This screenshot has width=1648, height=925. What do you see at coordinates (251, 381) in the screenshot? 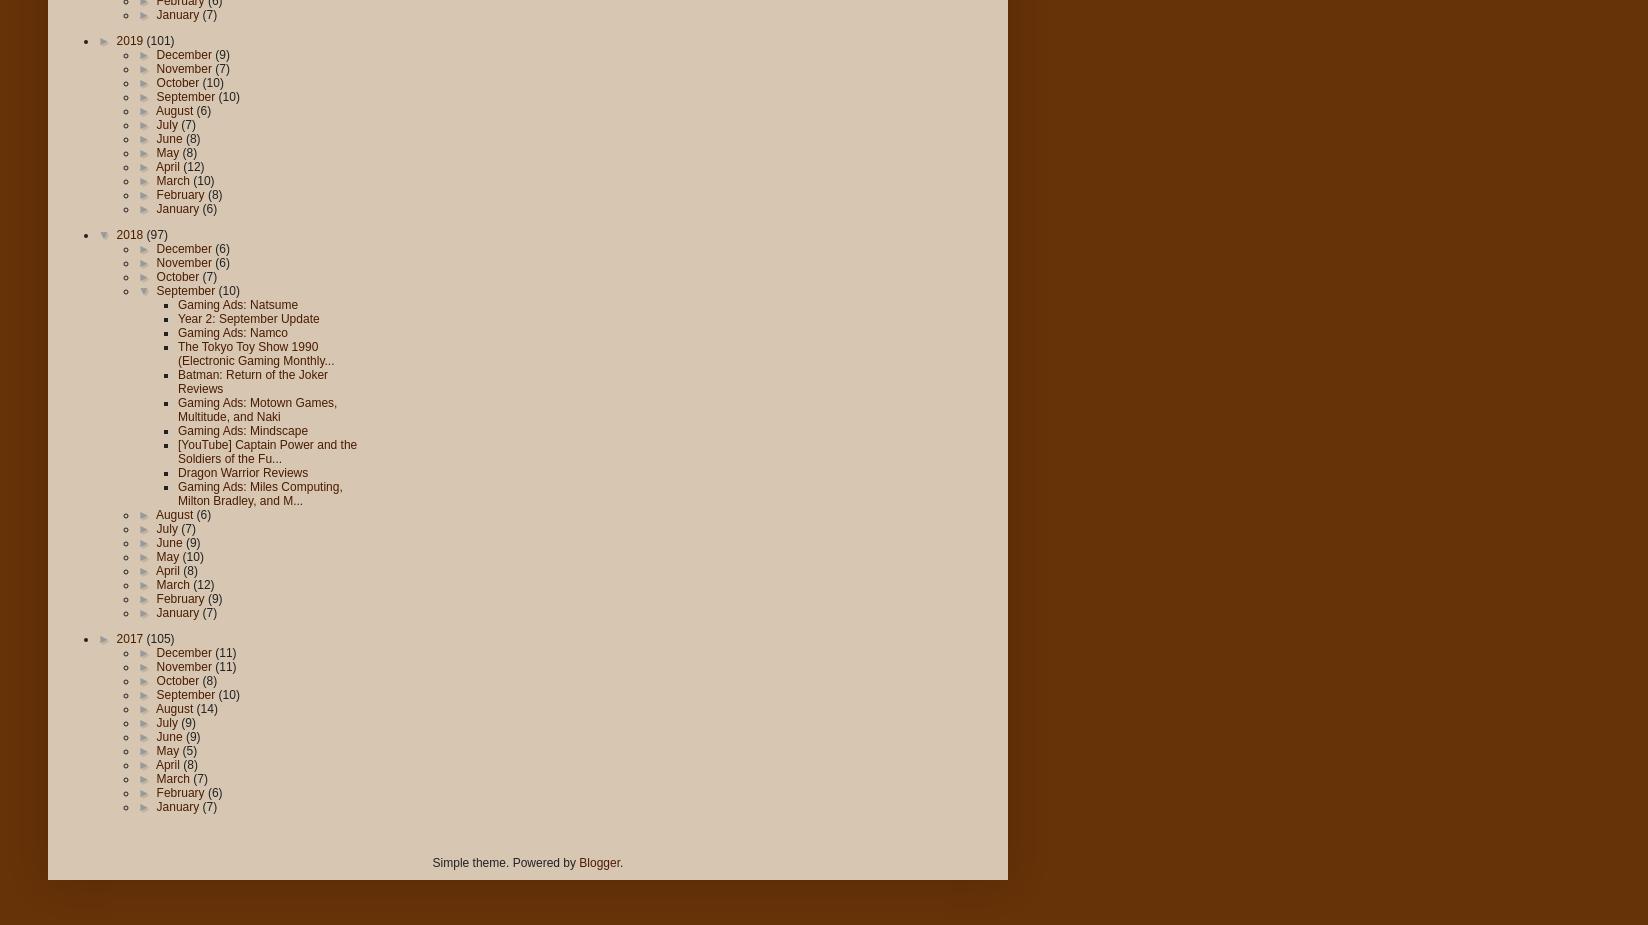
I see `'Batman: Return of the Joker Reviews'` at bounding box center [251, 381].